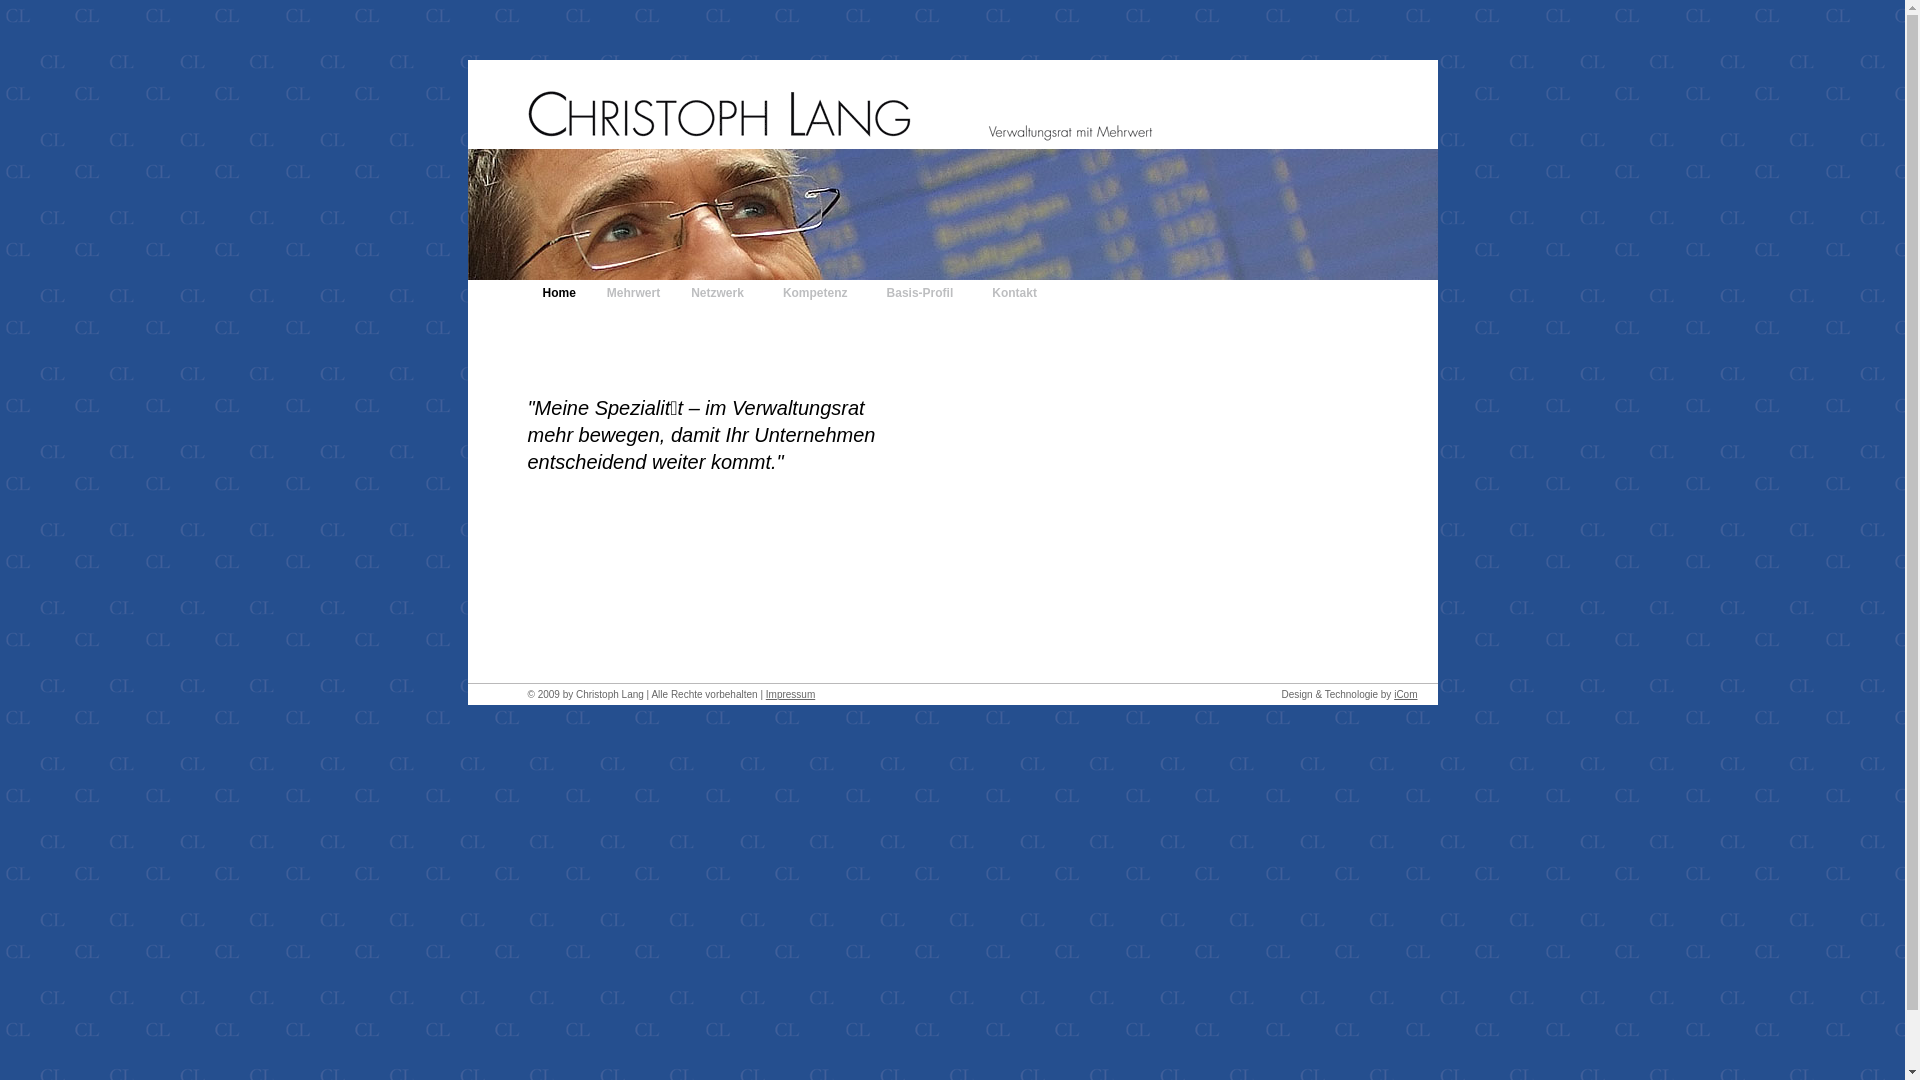 The image size is (1920, 1080). I want to click on 'Kompetenz', so click(820, 293).